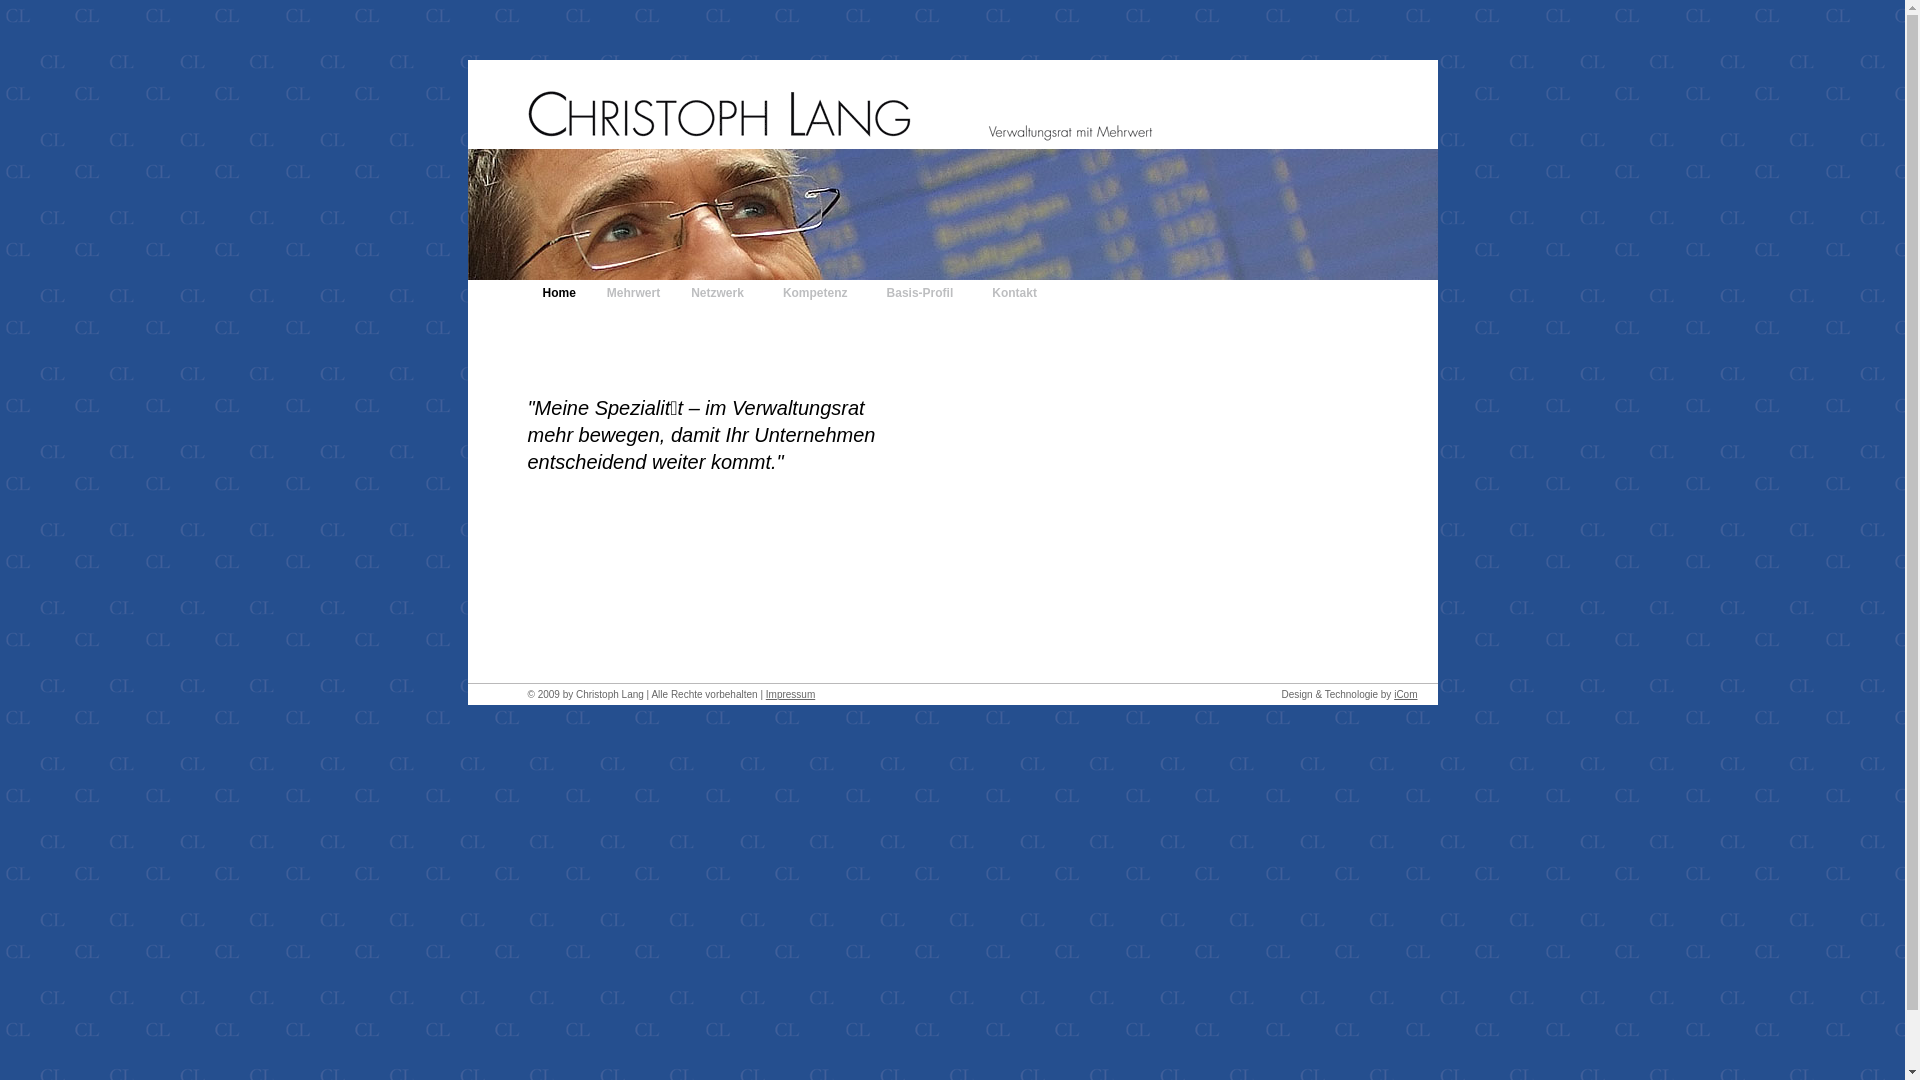 The image size is (1920, 1080). I want to click on 'Kompetenz', so click(820, 293).